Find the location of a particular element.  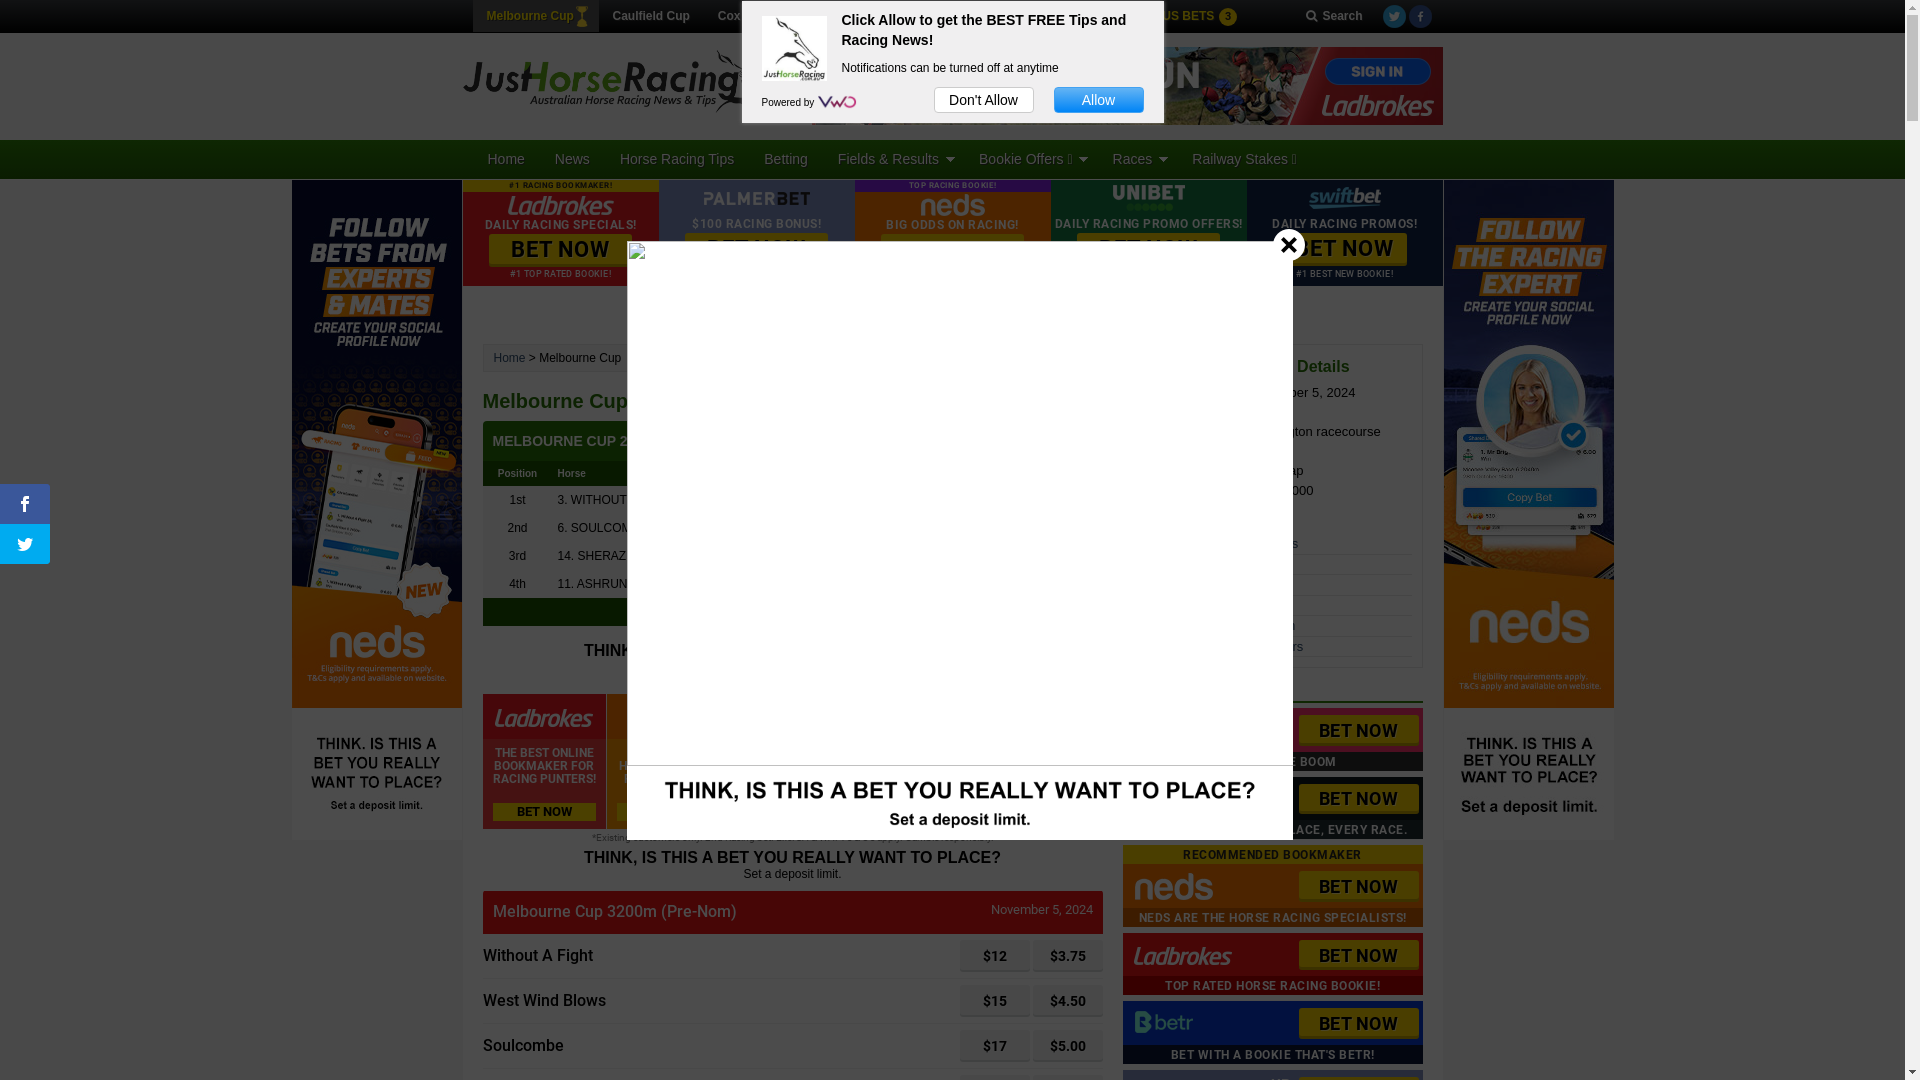

'$3.75' is located at coordinates (1065, 955).